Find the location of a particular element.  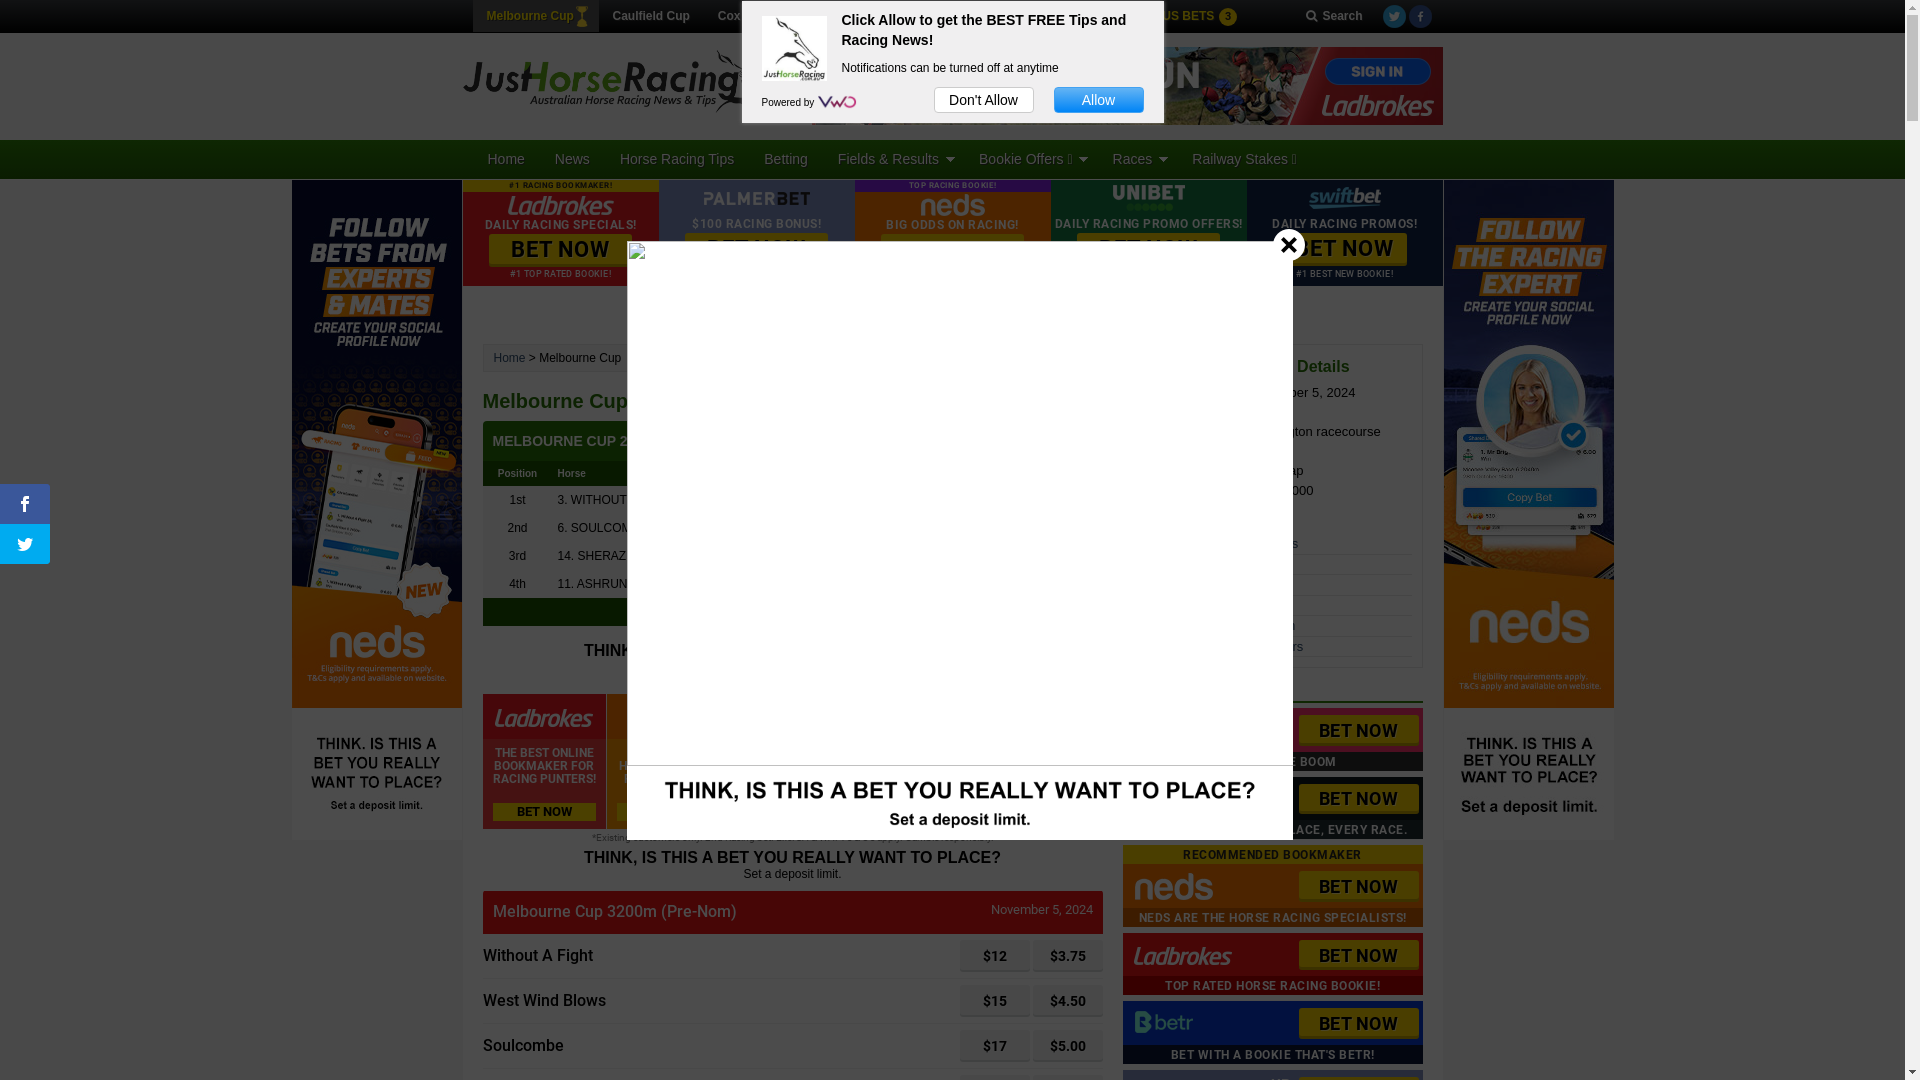

'$3.75' is located at coordinates (1065, 955).